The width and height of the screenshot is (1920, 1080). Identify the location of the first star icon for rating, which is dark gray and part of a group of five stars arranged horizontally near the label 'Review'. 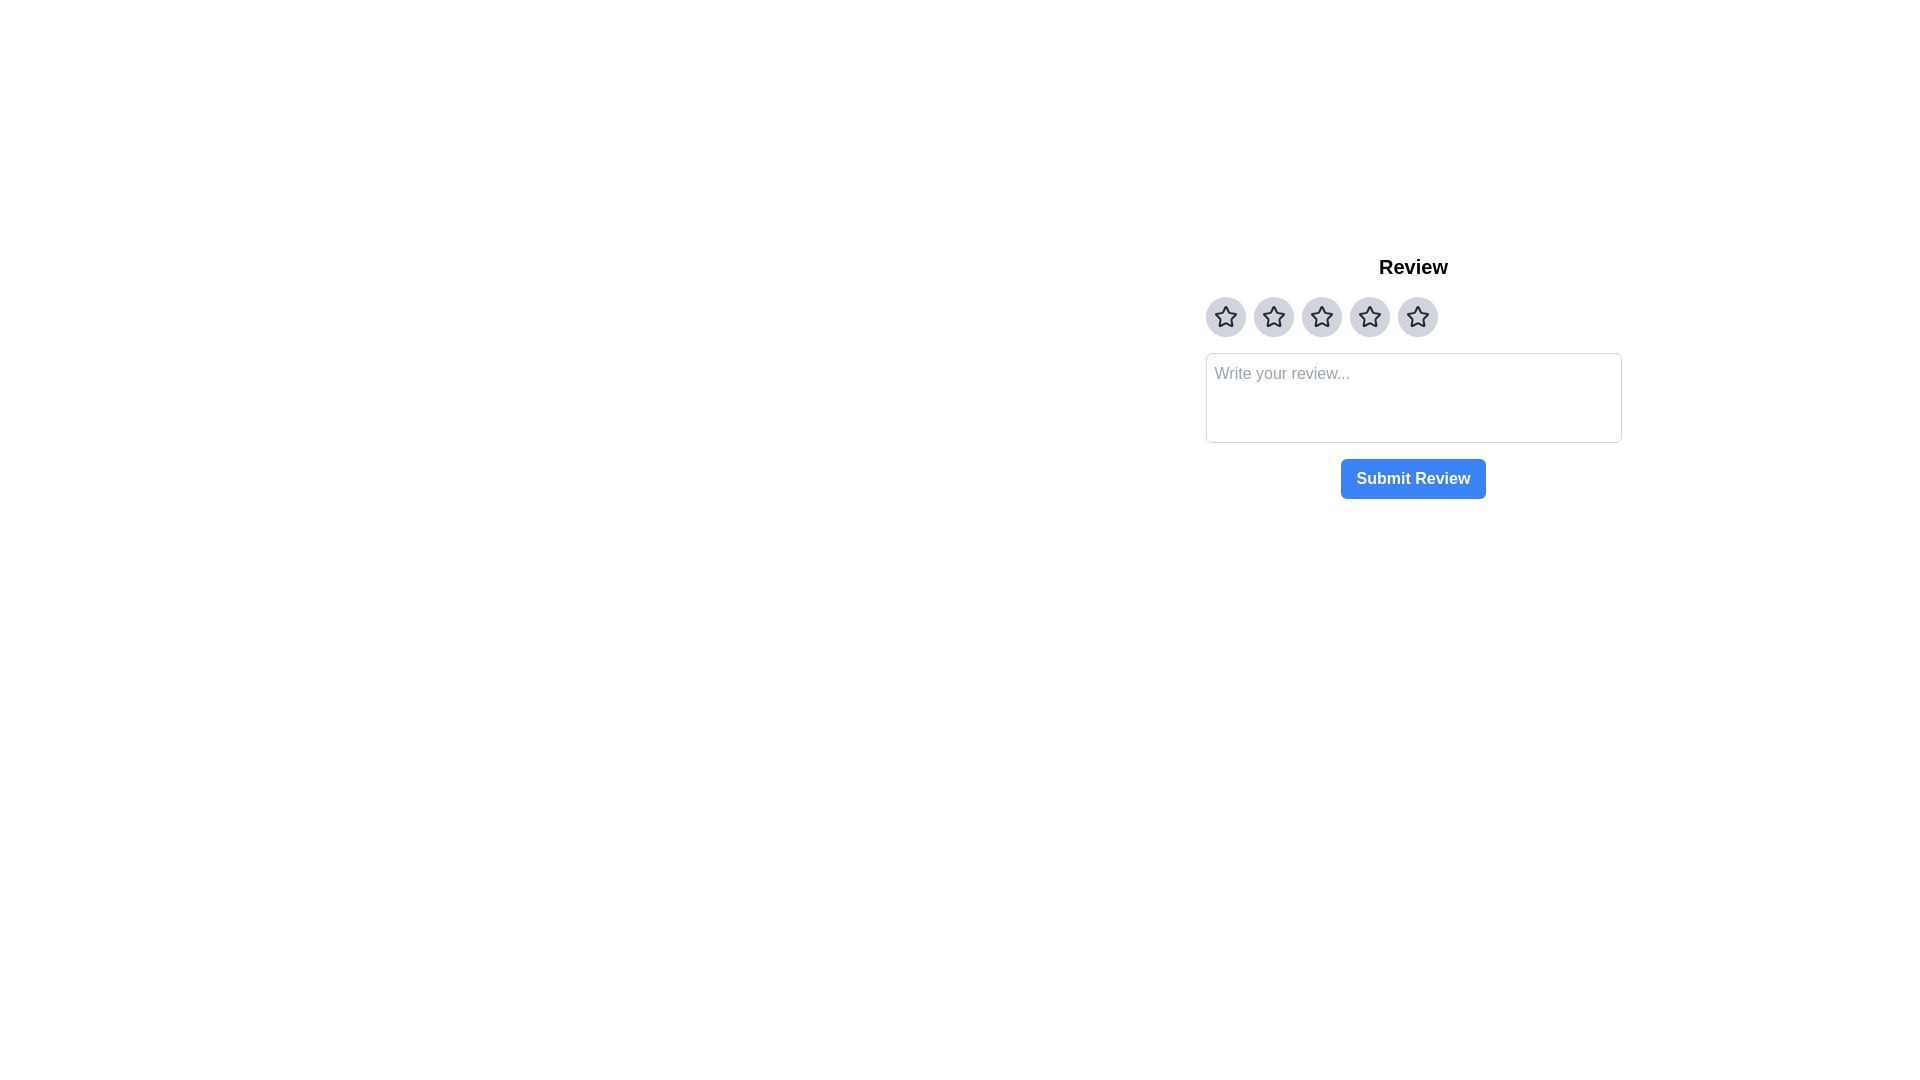
(1224, 315).